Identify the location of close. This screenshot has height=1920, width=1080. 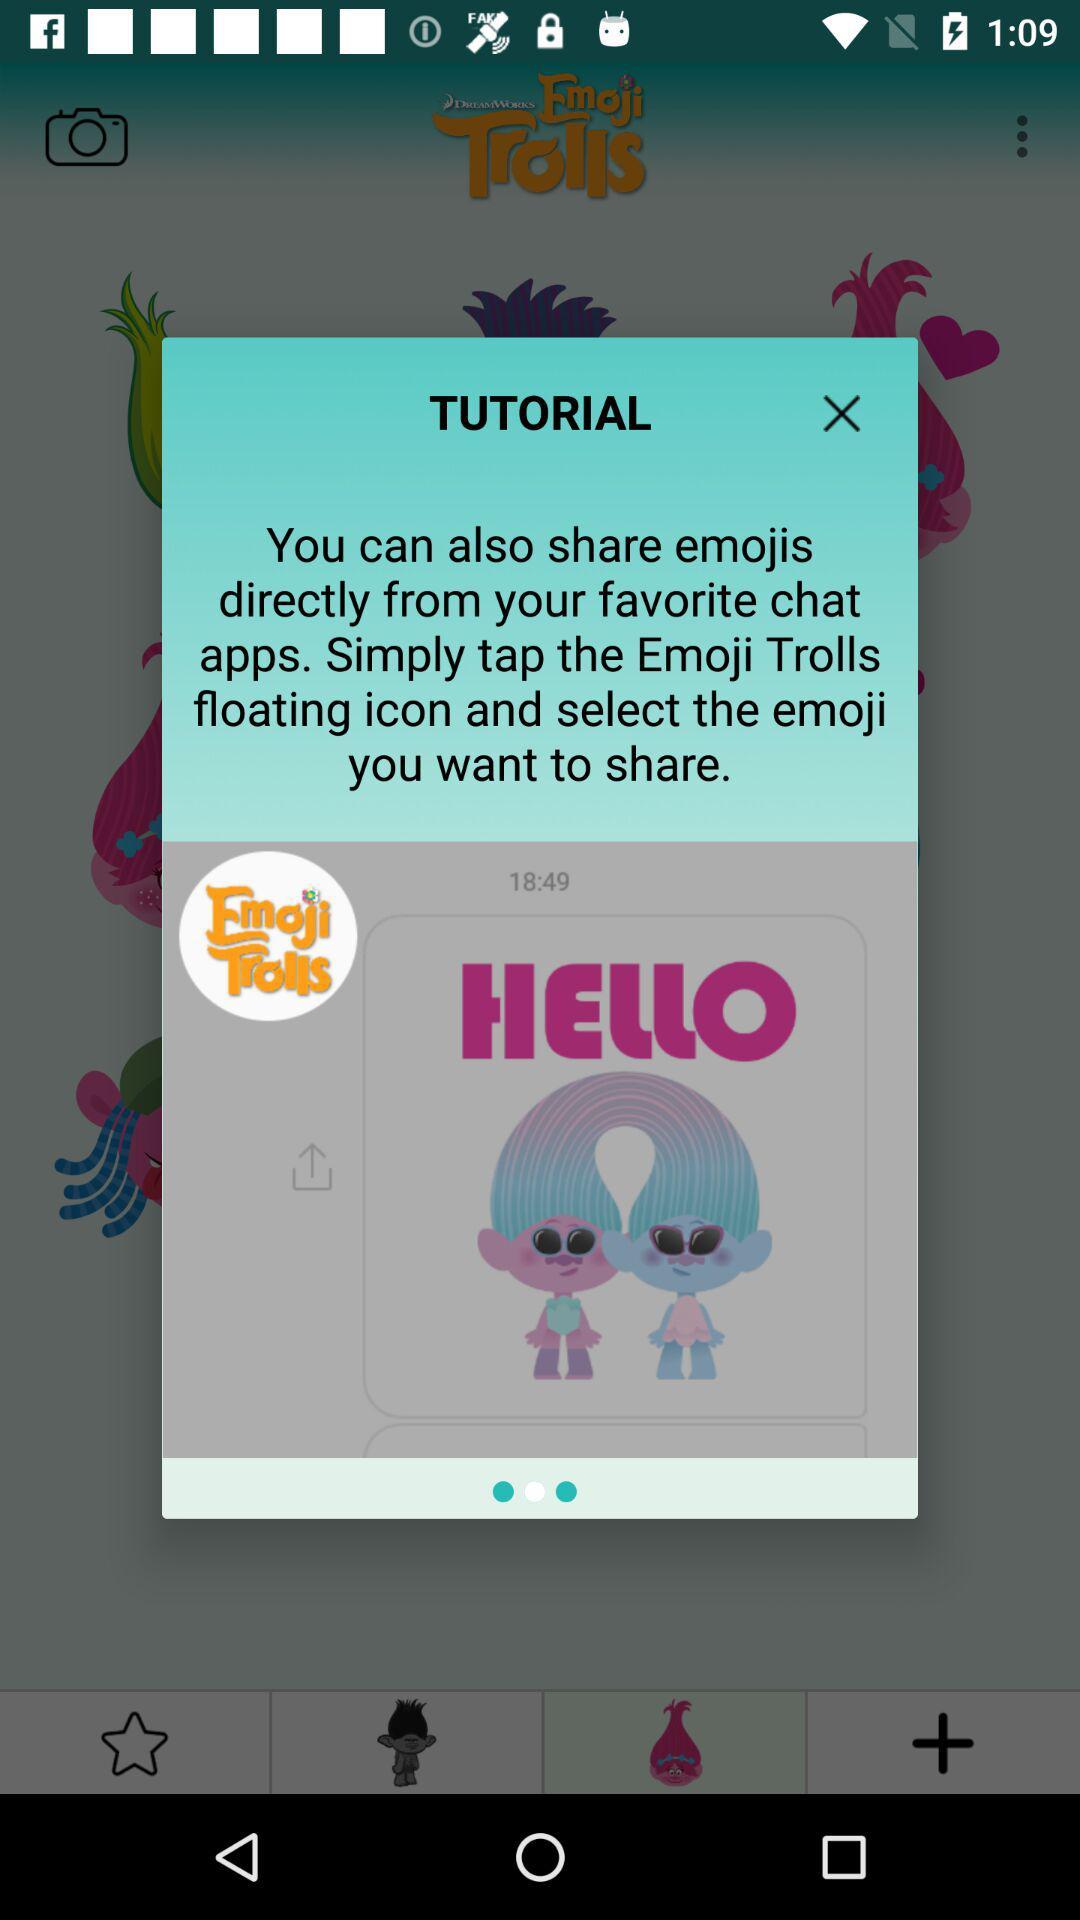
(841, 412).